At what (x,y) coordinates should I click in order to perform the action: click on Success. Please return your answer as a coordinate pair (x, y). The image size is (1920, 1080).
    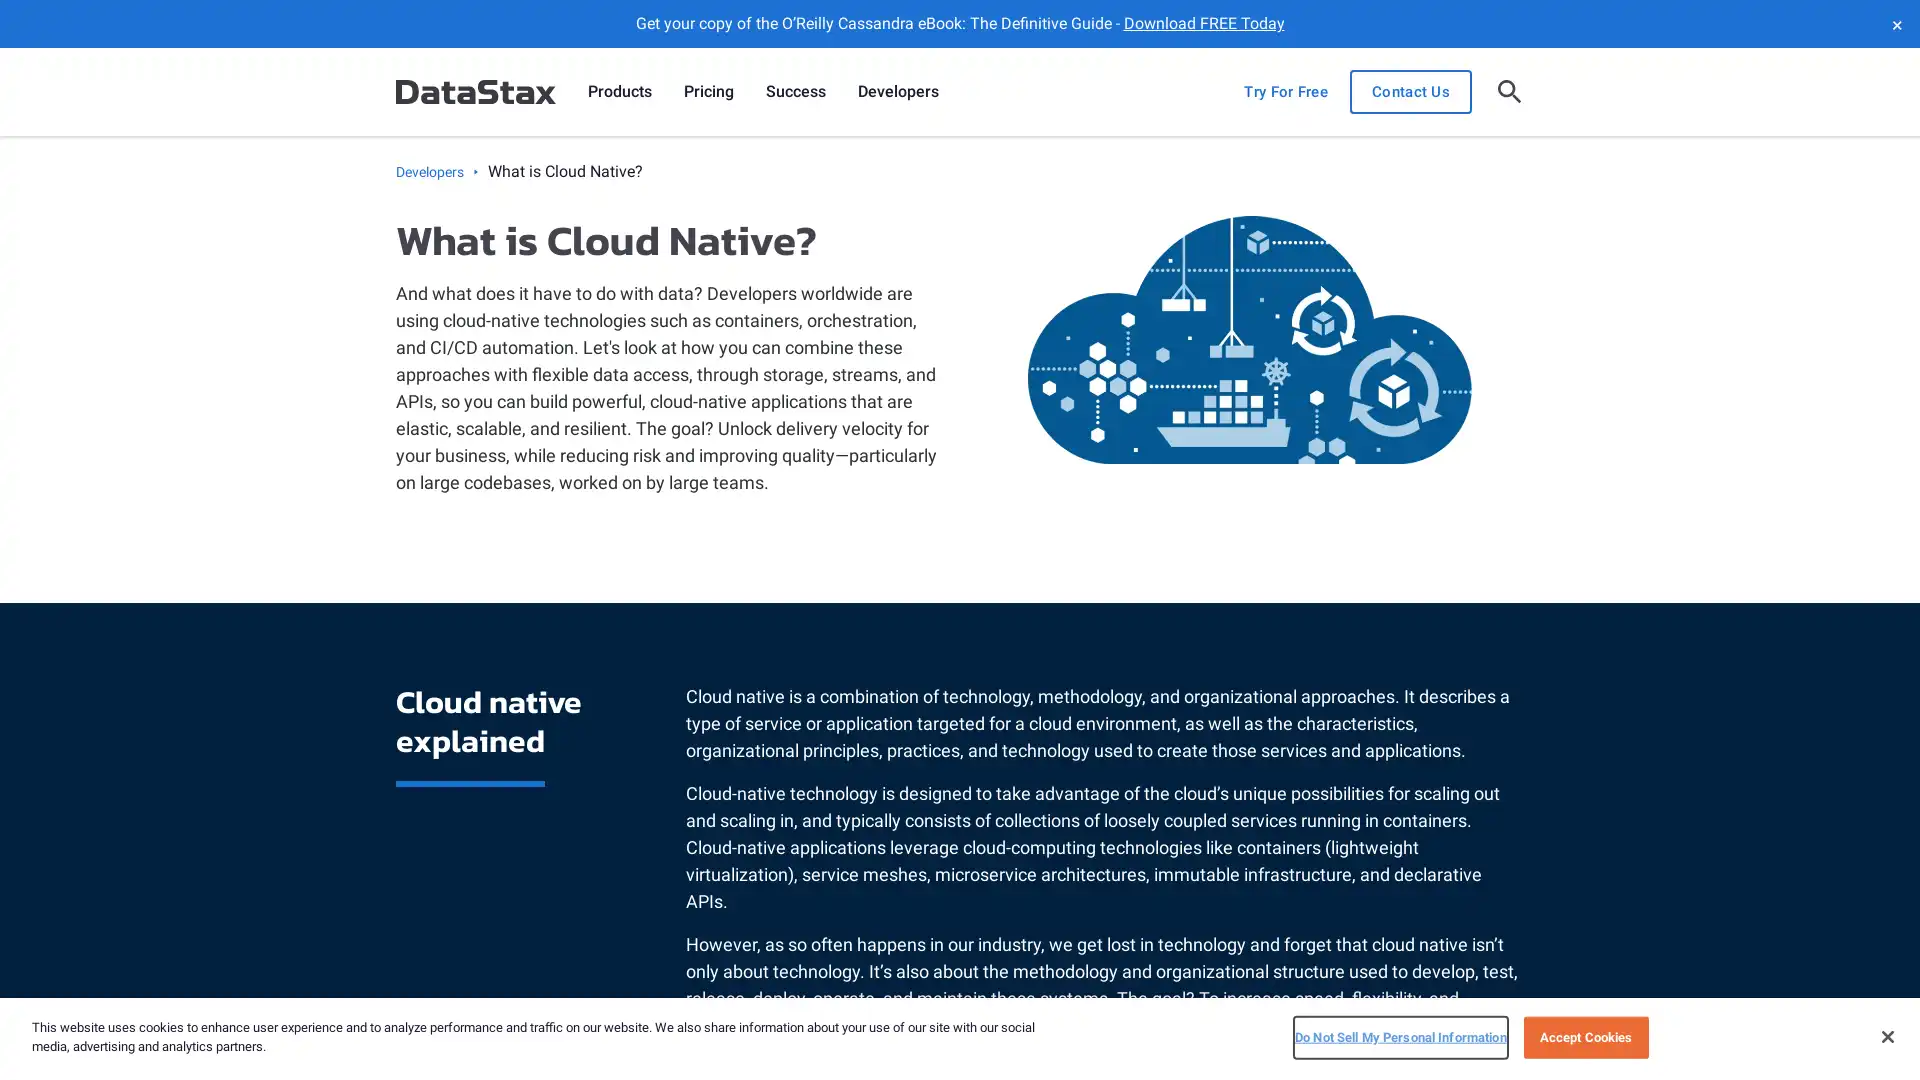
    Looking at the image, I should click on (795, 92).